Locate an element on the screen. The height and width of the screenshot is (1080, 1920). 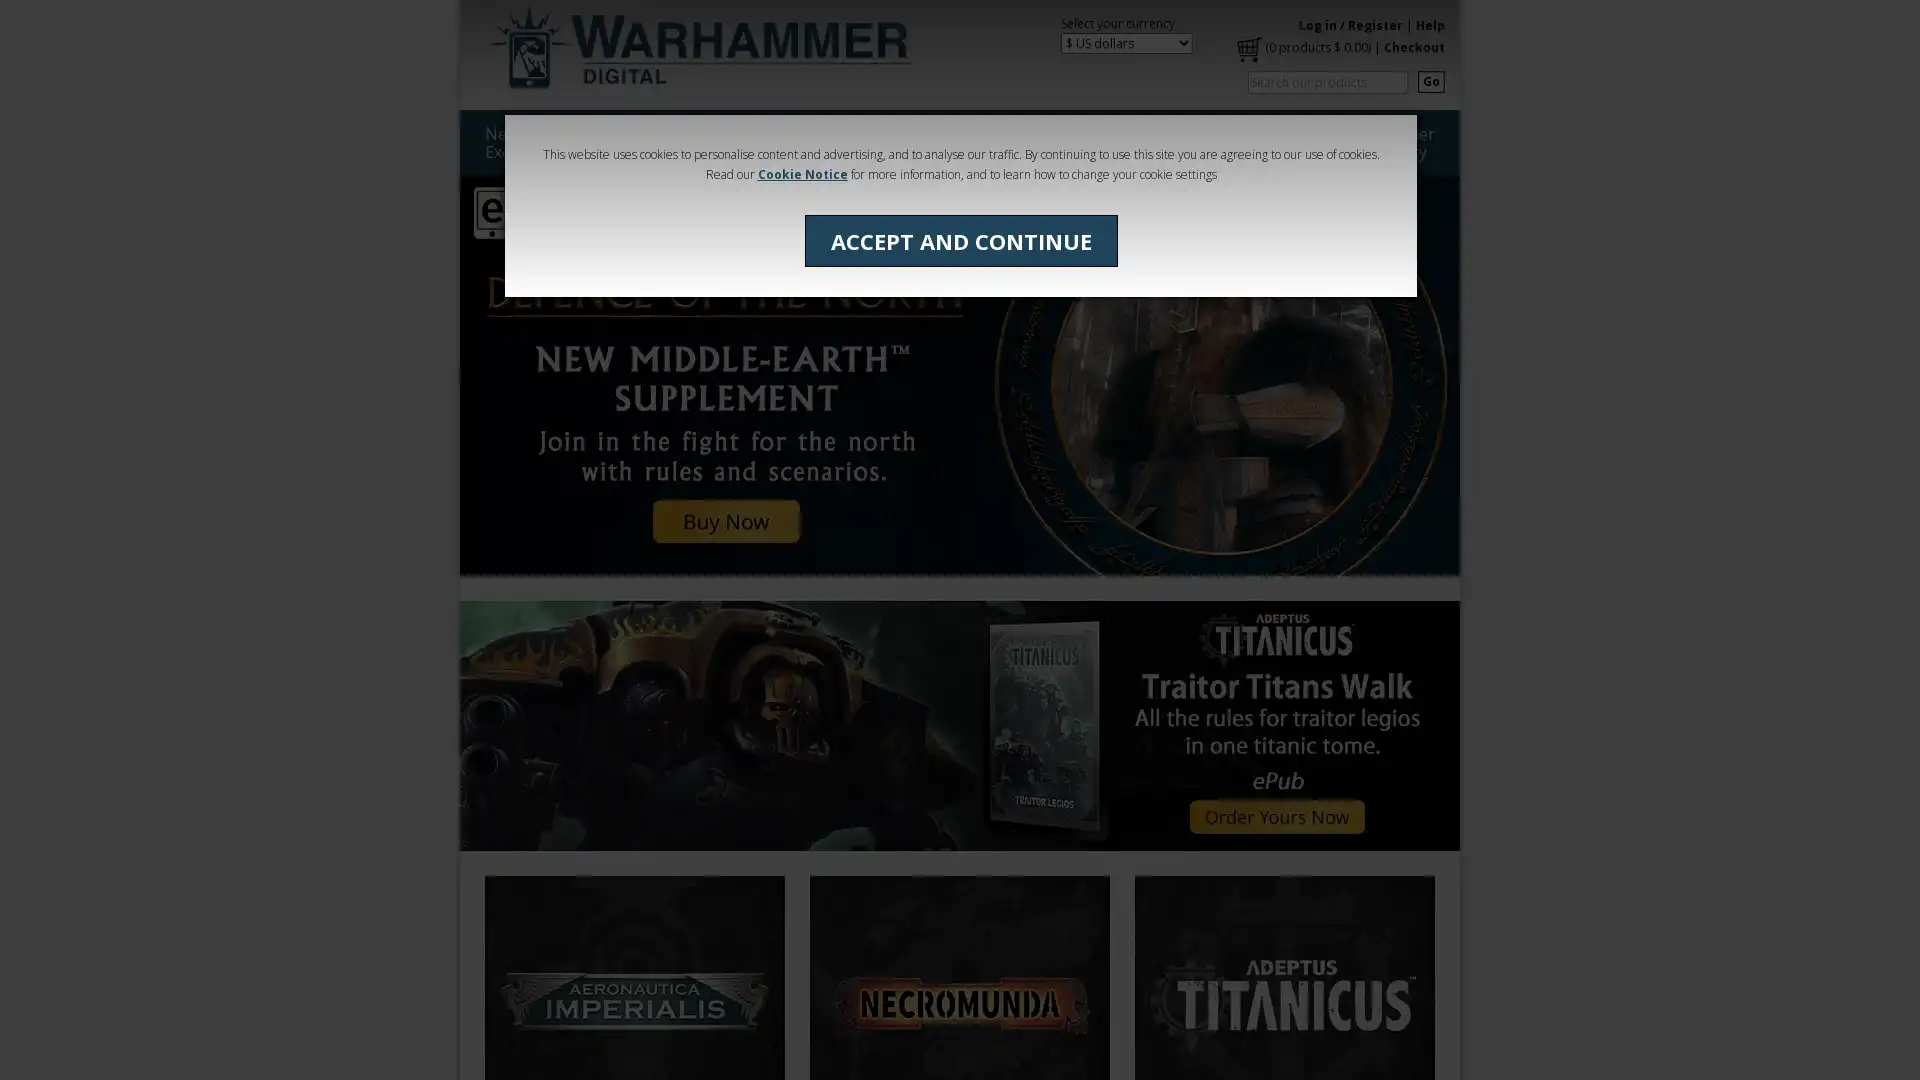
Go is located at coordinates (1430, 80).